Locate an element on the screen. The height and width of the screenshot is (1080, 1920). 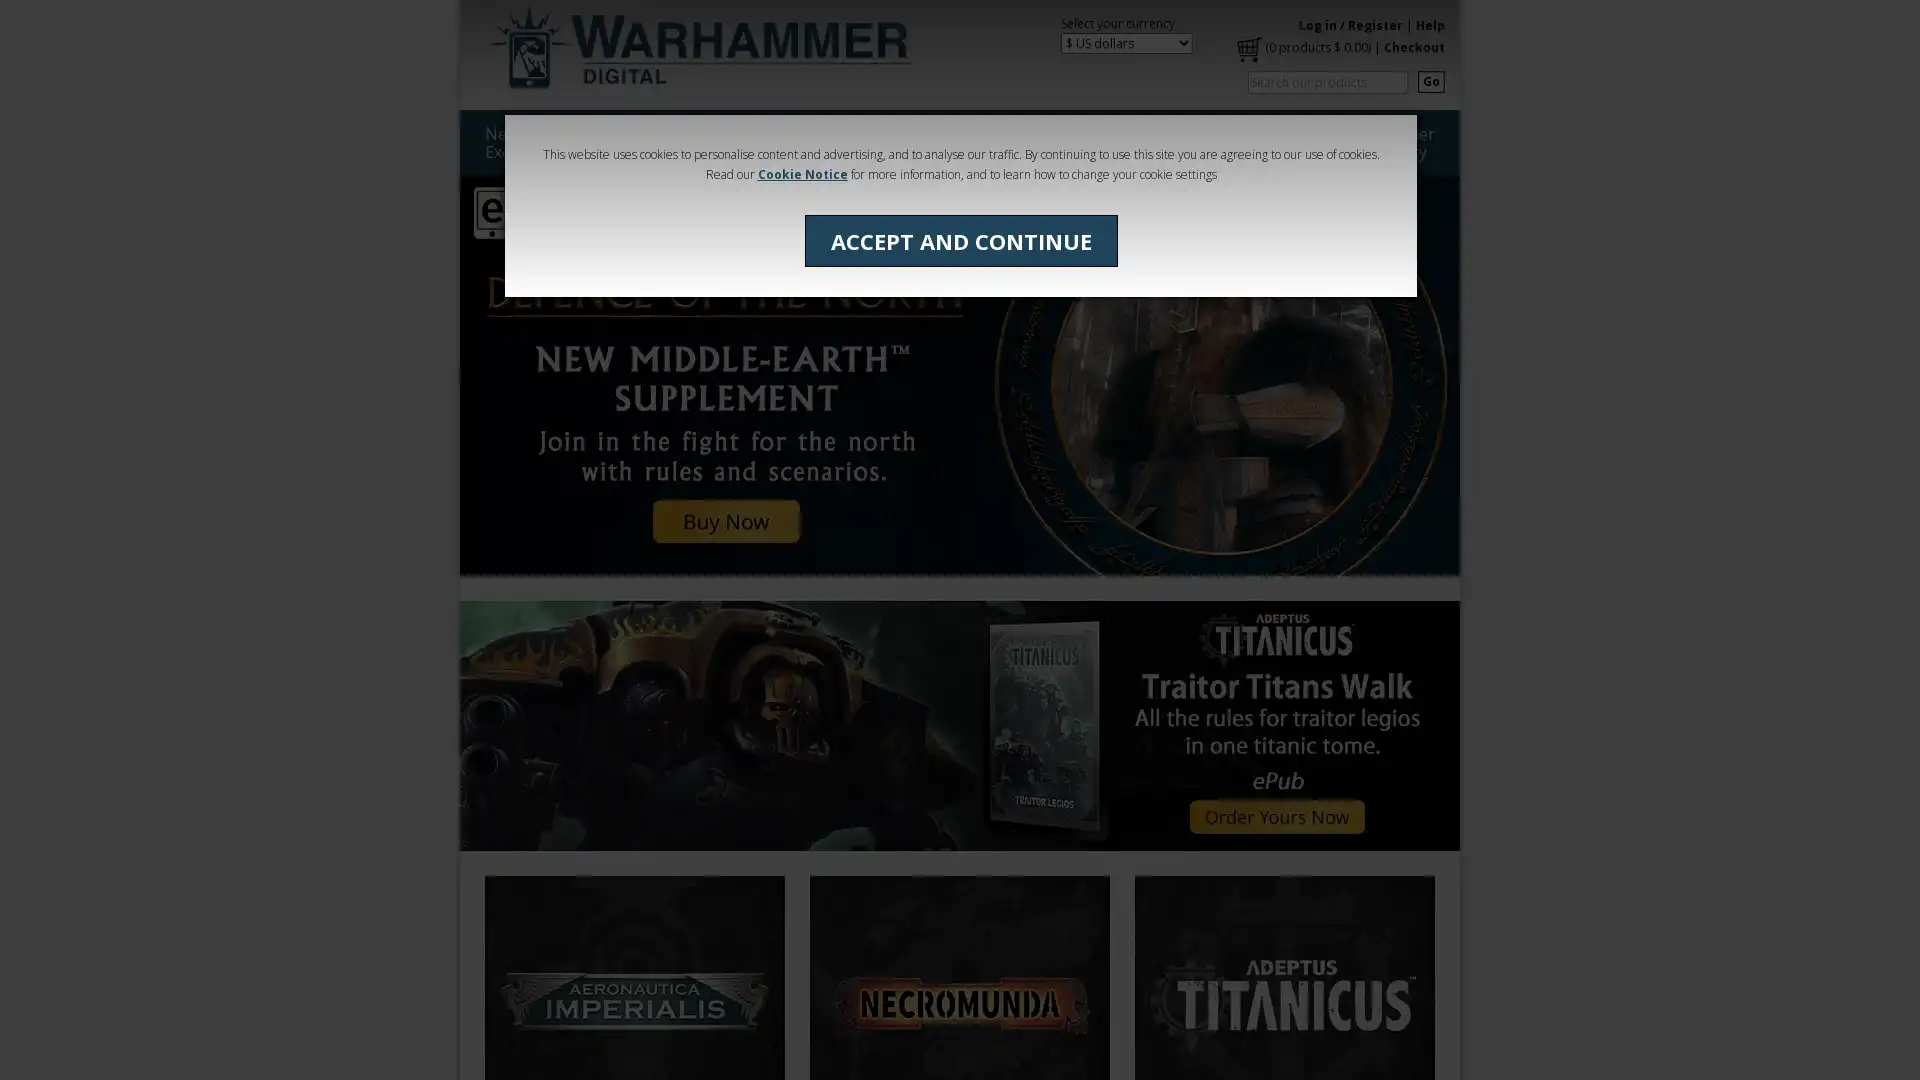
Go is located at coordinates (1430, 80).